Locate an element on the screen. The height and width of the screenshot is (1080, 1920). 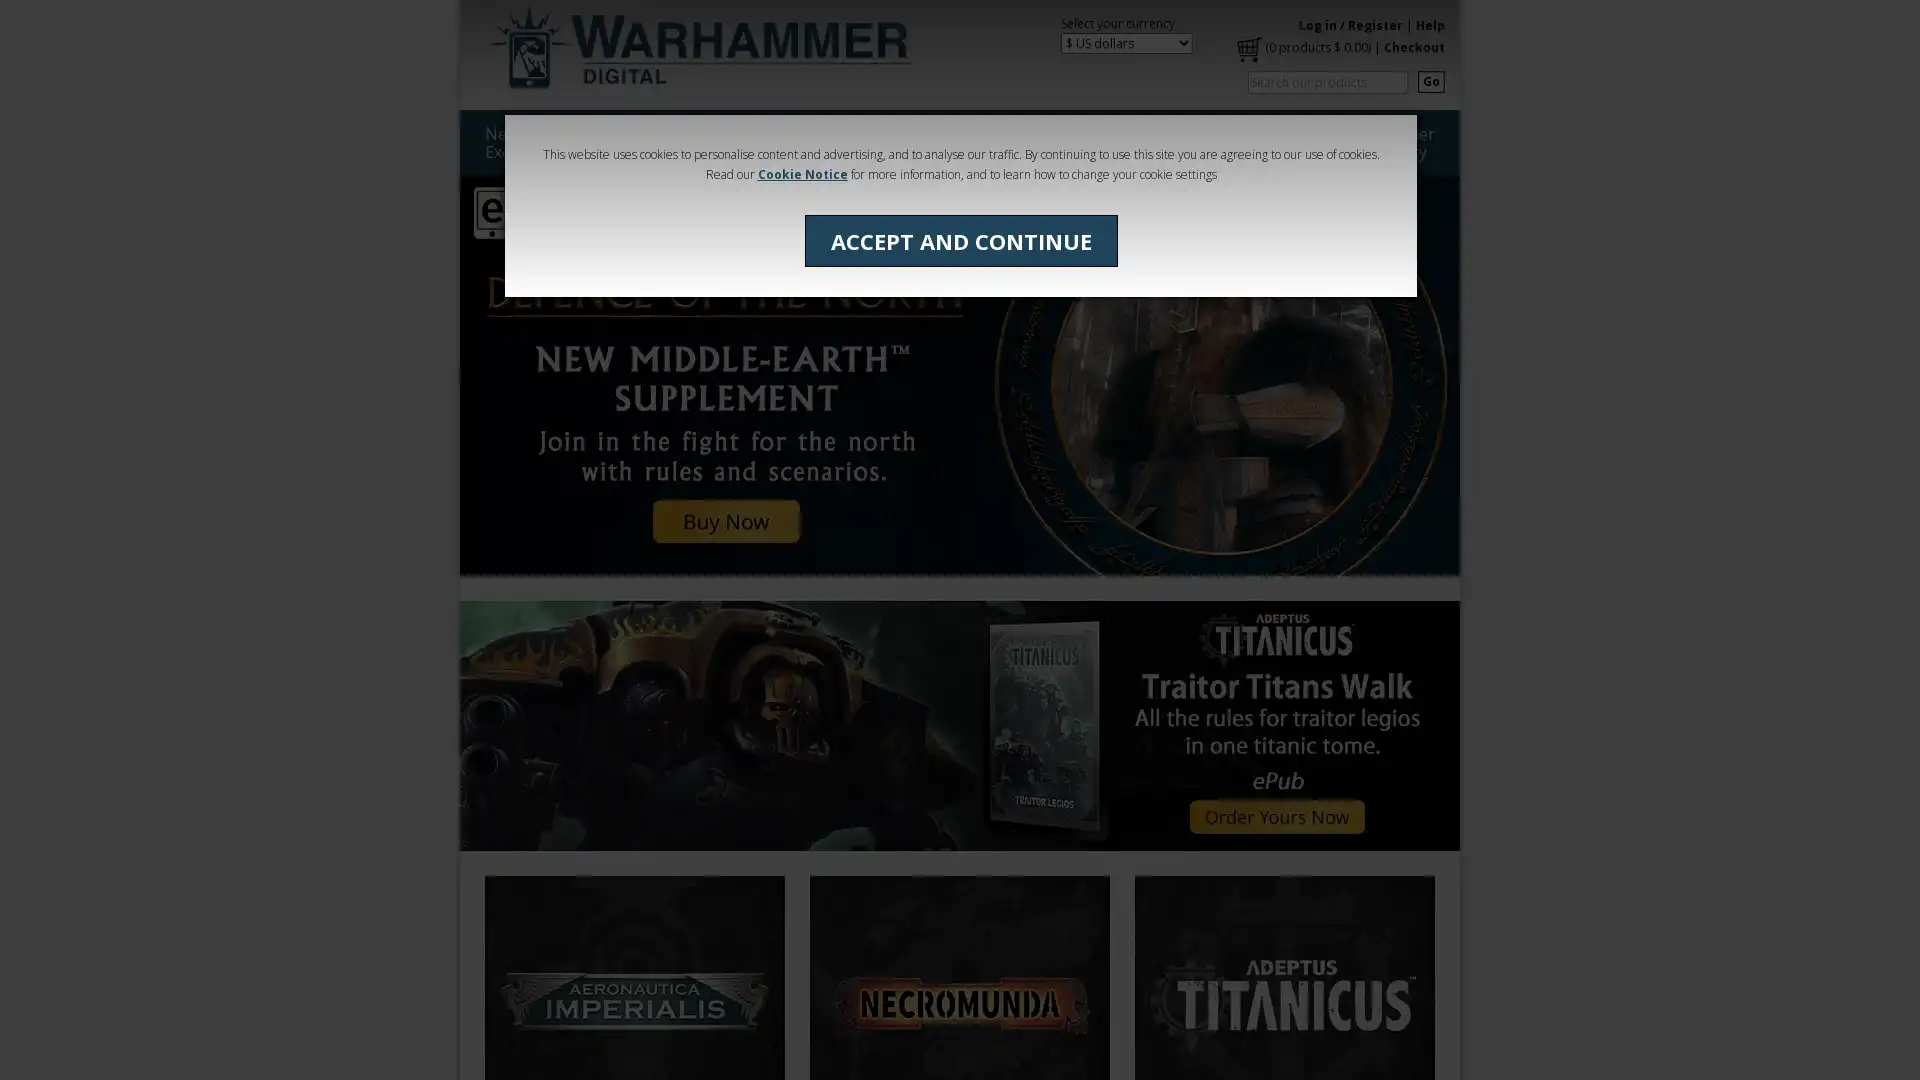
Go is located at coordinates (1430, 80).